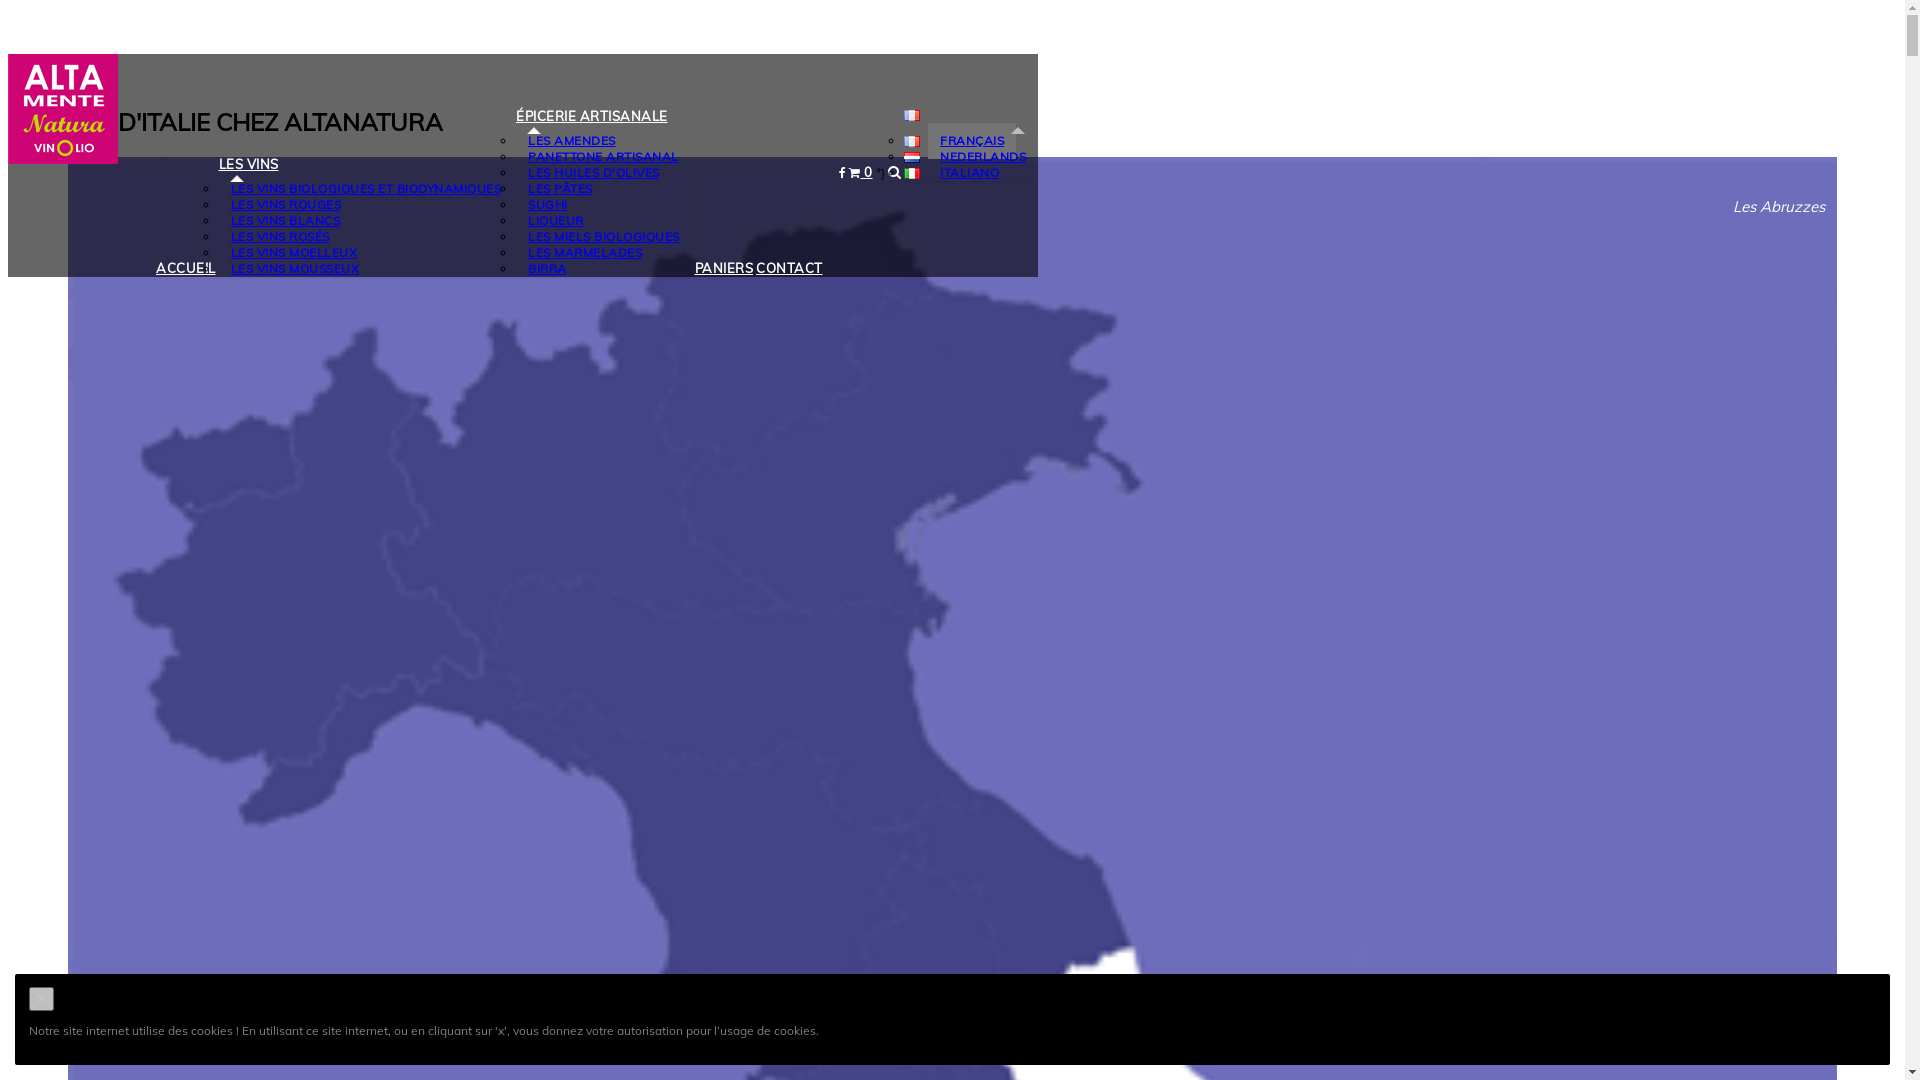 This screenshot has width=1920, height=1080. What do you see at coordinates (283, 220) in the screenshot?
I see `'LES VINS BLANCS'` at bounding box center [283, 220].